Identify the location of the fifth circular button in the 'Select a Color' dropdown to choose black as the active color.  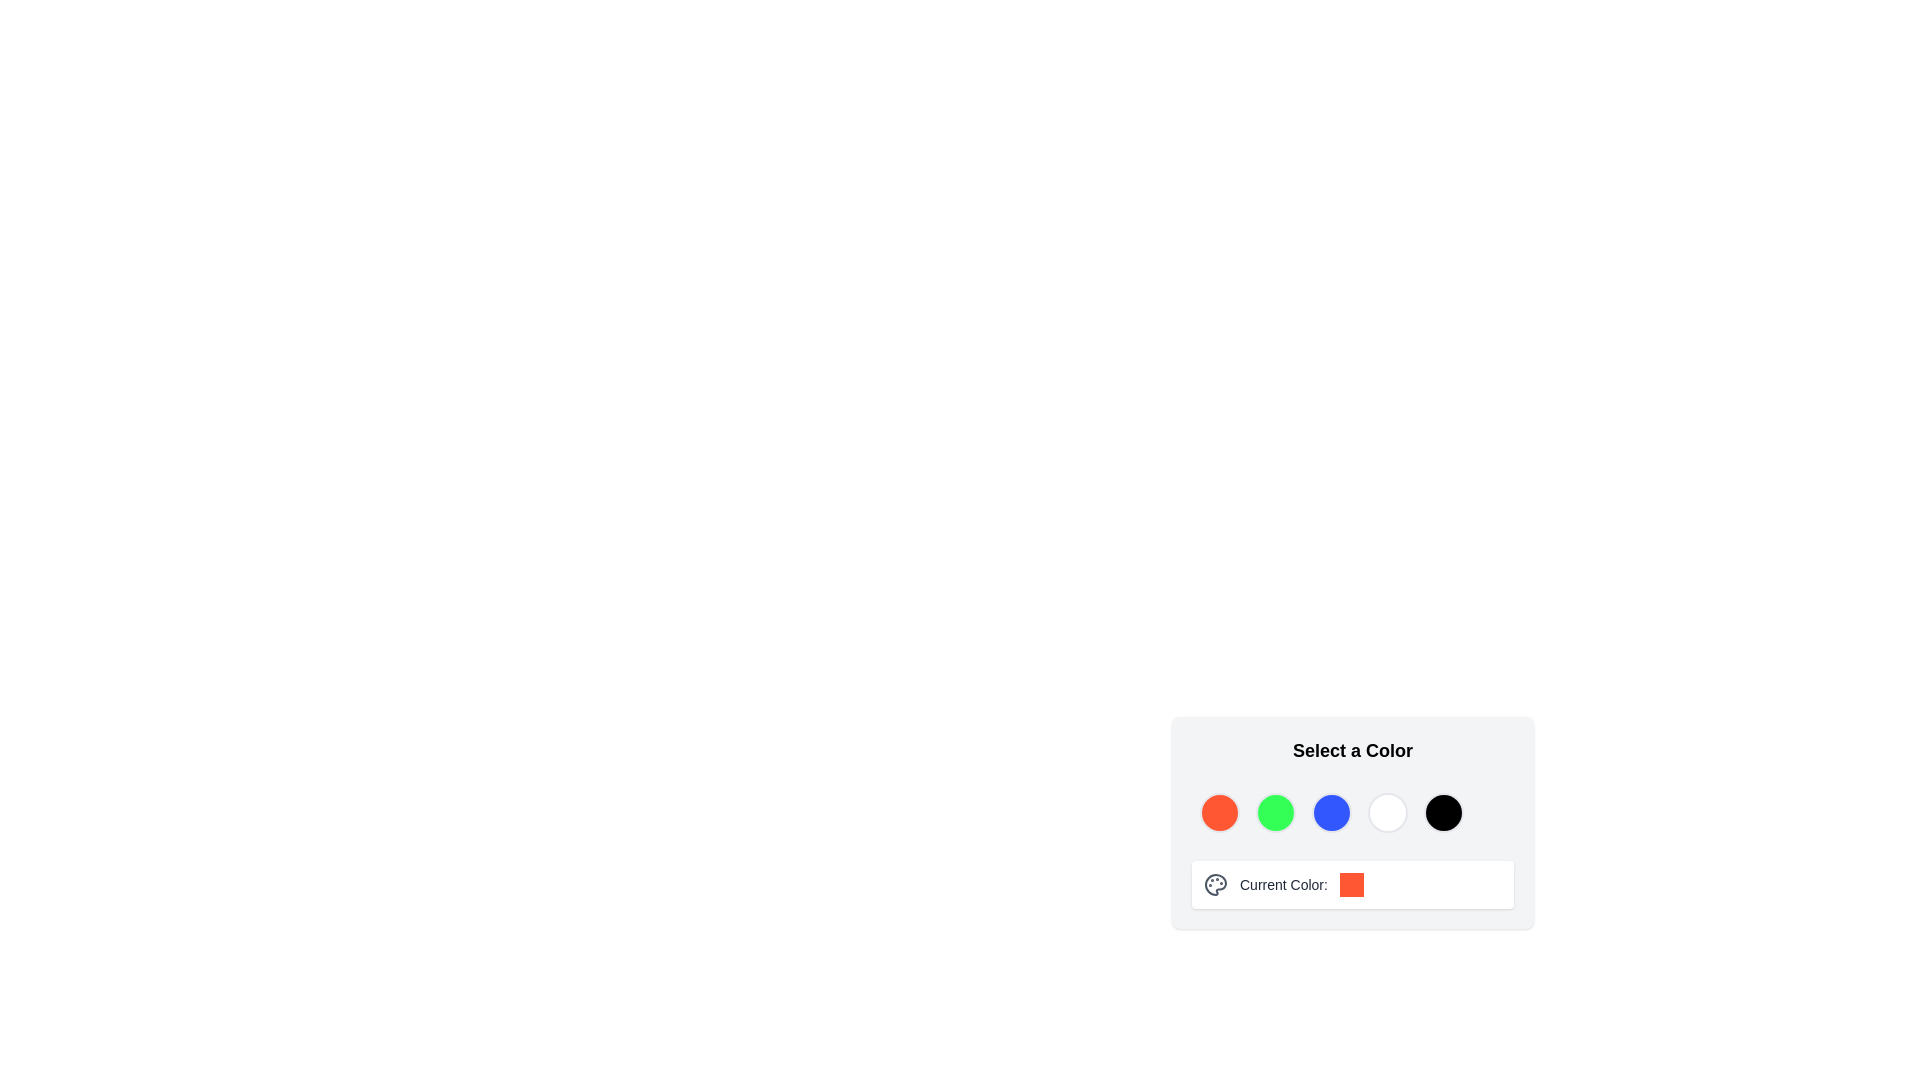
(1444, 813).